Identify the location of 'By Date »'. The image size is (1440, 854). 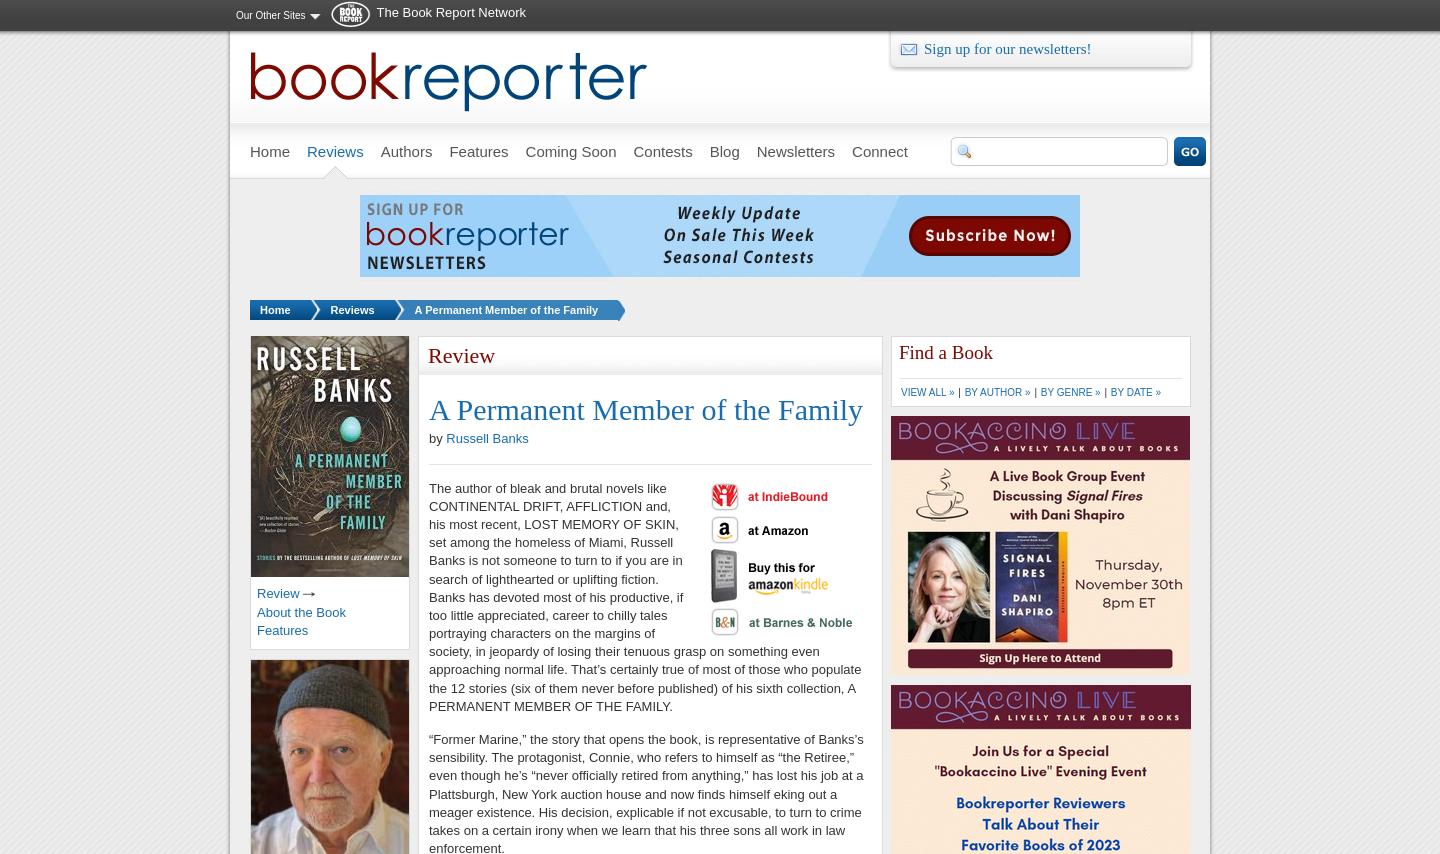
(1108, 391).